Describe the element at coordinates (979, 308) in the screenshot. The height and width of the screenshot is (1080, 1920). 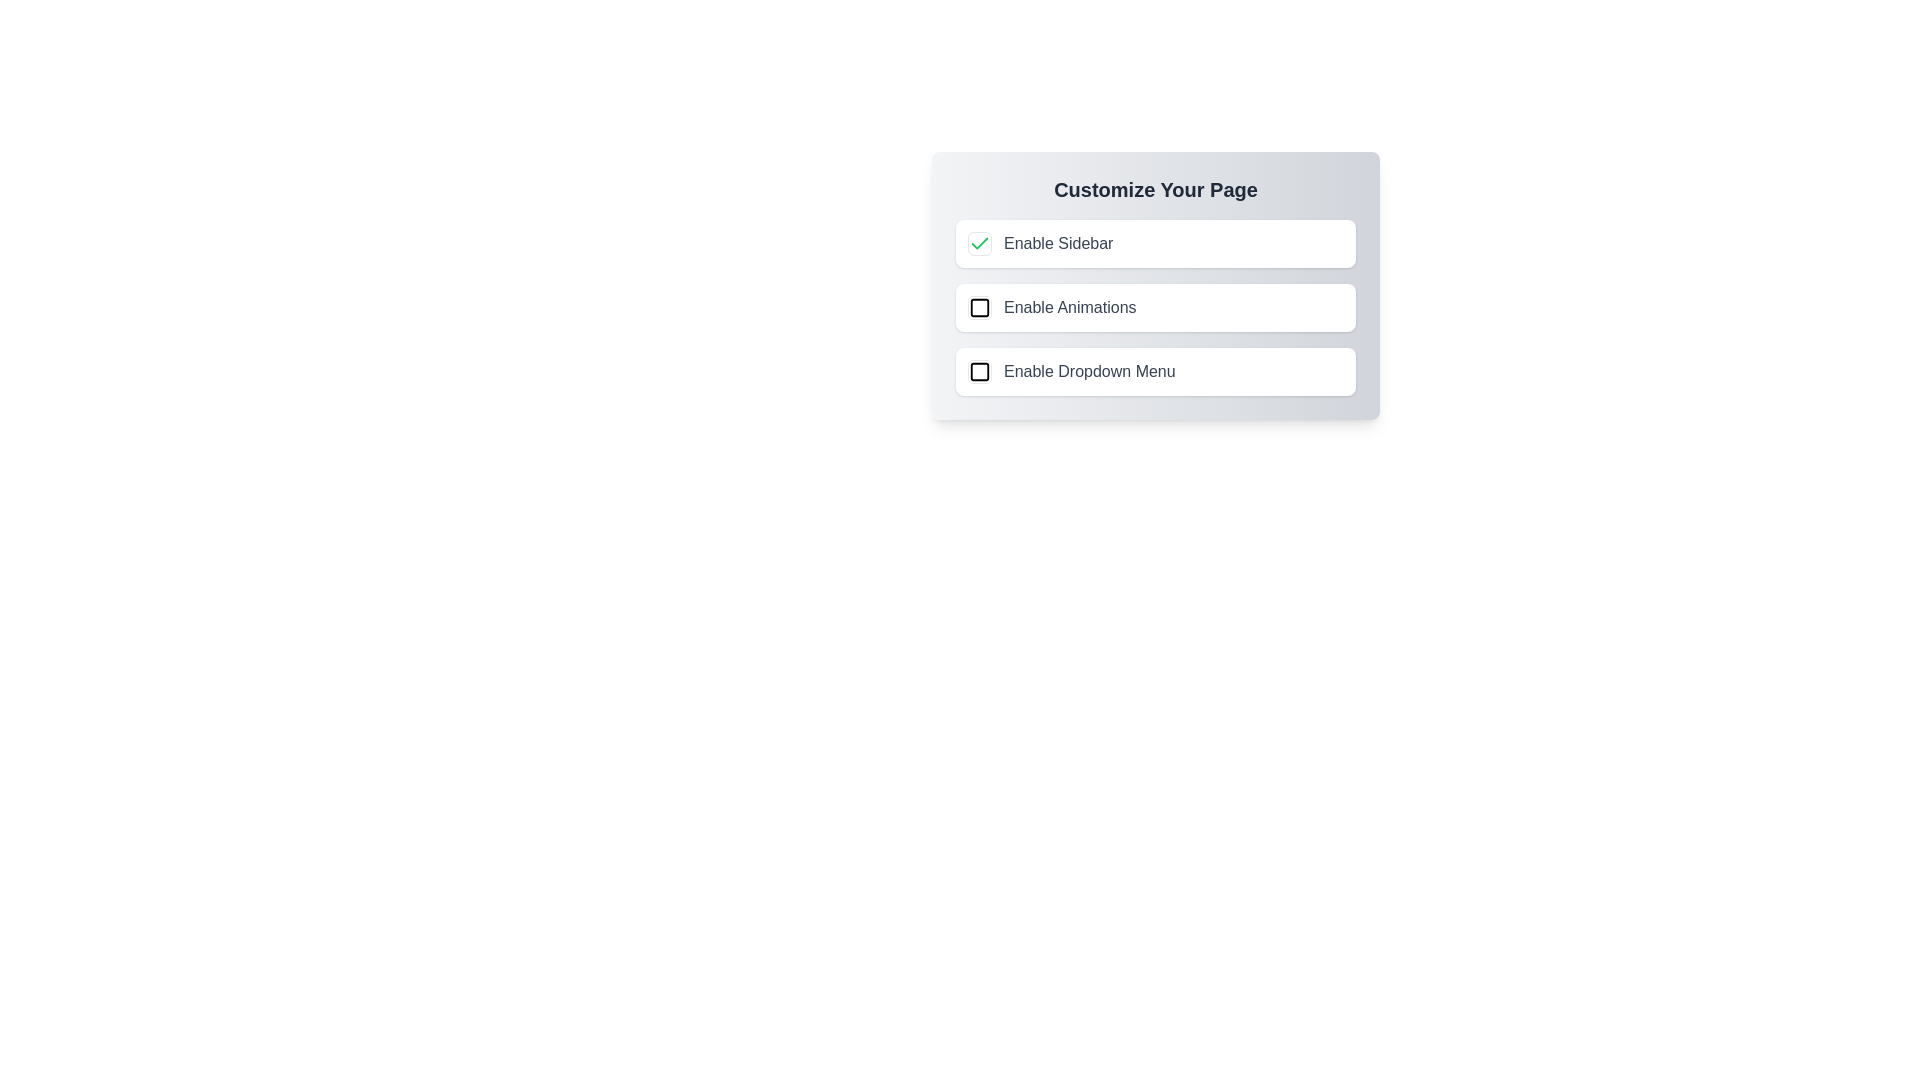
I see `the second checkbox element under the 'Customize Your Page' section` at that location.